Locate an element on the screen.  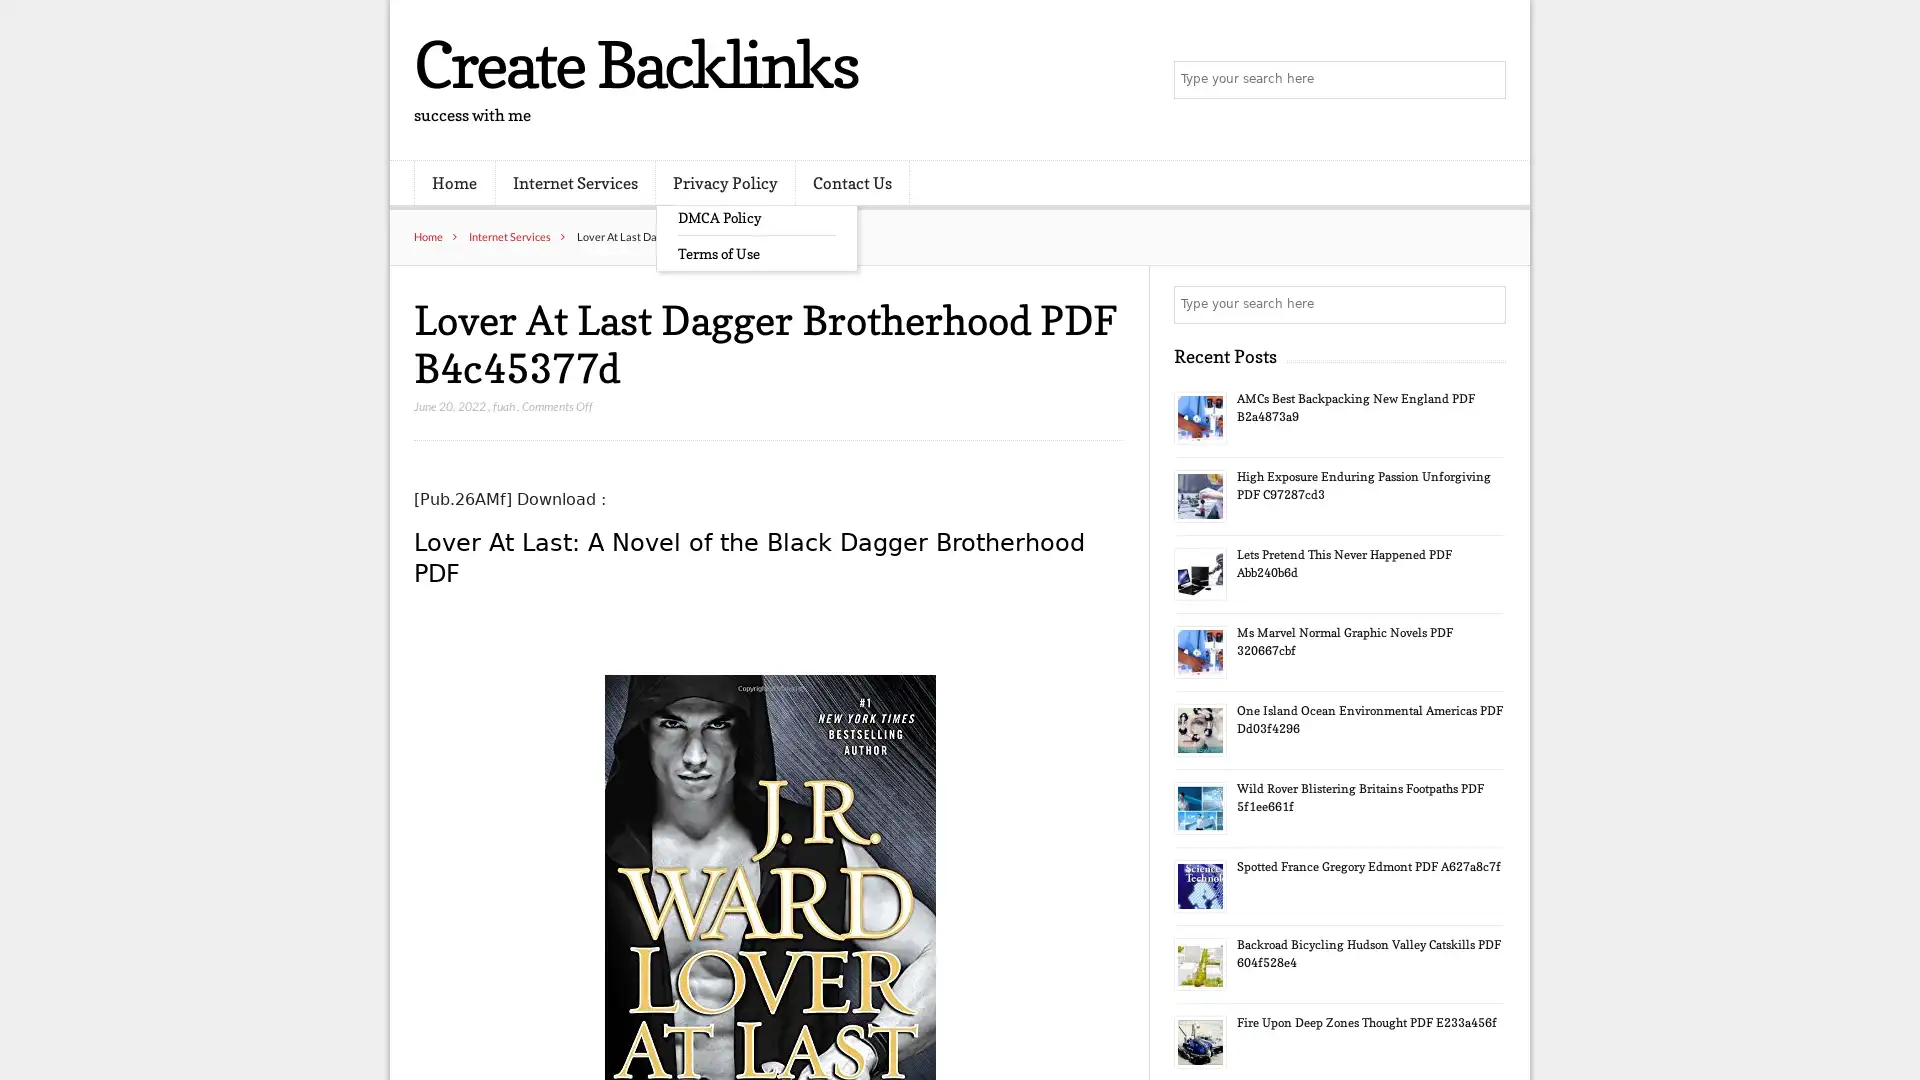
Search is located at coordinates (1485, 304).